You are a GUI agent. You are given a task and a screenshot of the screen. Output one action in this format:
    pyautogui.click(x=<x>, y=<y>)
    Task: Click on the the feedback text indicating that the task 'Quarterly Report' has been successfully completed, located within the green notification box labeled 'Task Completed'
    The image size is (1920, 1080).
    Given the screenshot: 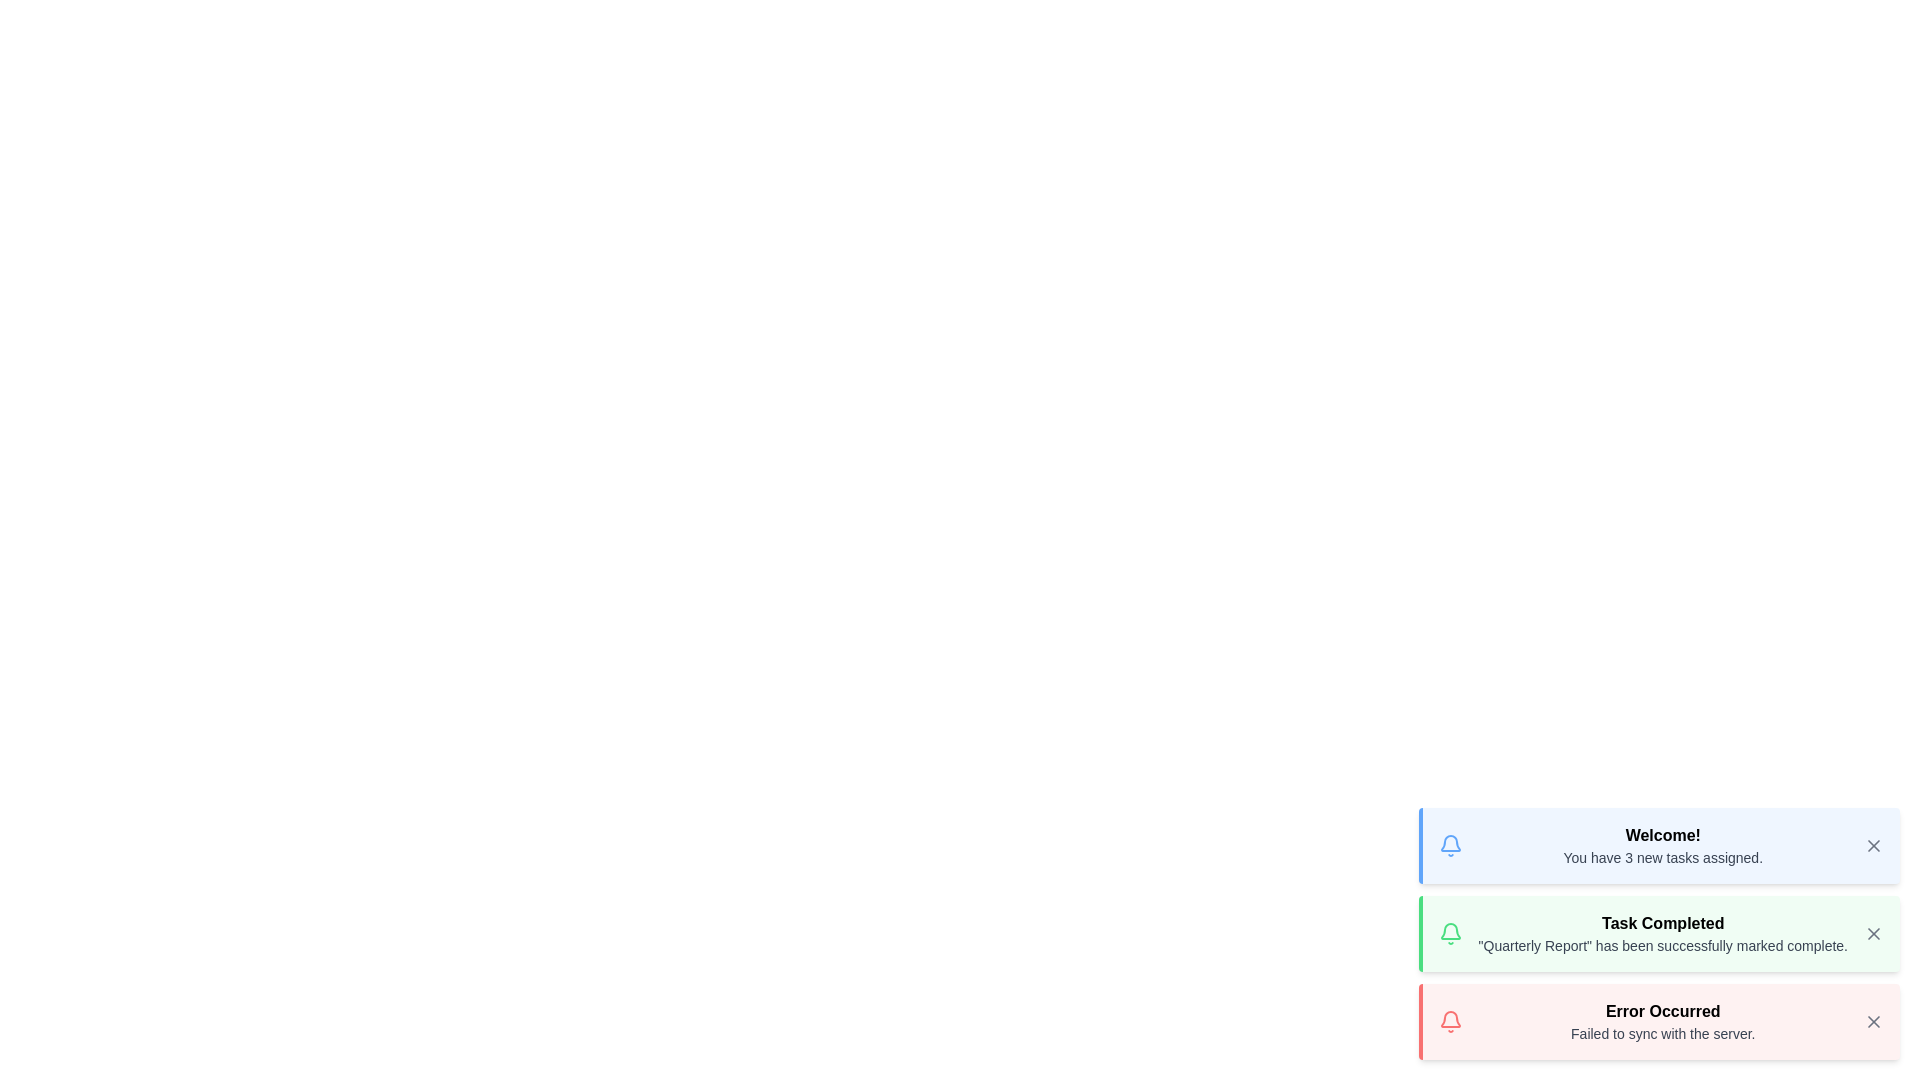 What is the action you would take?
    pyautogui.click(x=1663, y=945)
    